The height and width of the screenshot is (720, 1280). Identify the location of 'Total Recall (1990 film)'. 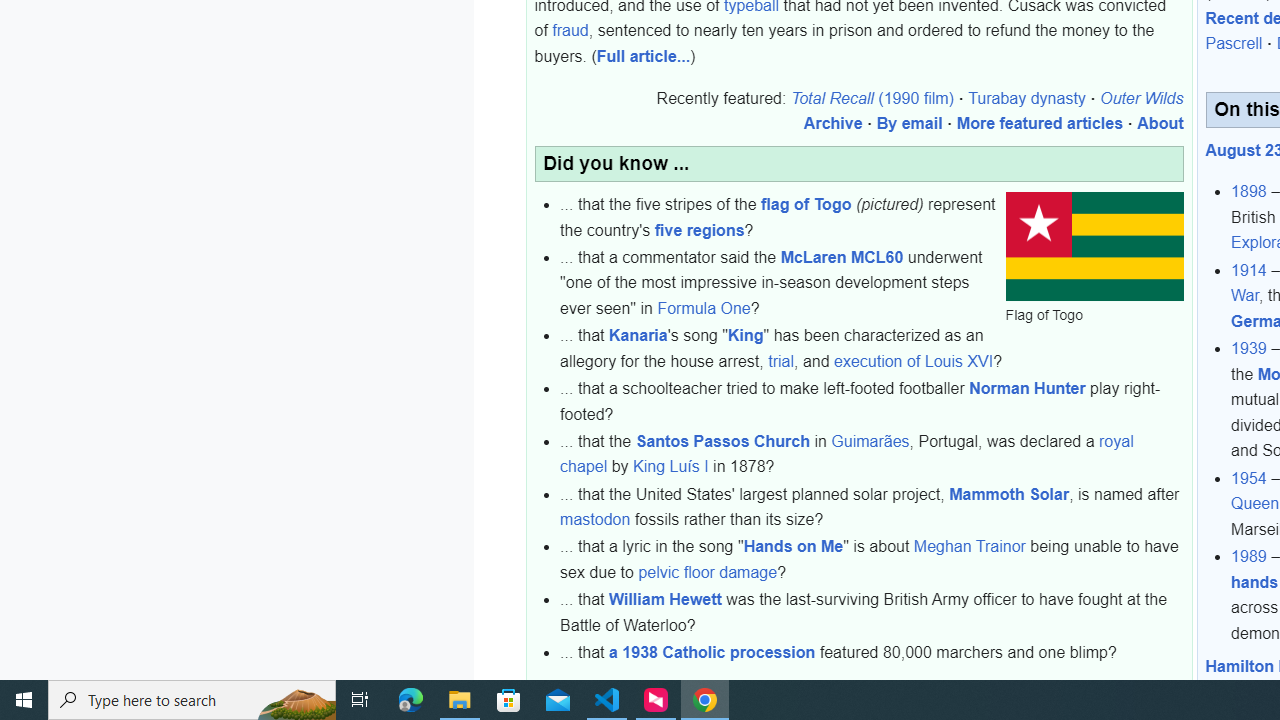
(871, 98).